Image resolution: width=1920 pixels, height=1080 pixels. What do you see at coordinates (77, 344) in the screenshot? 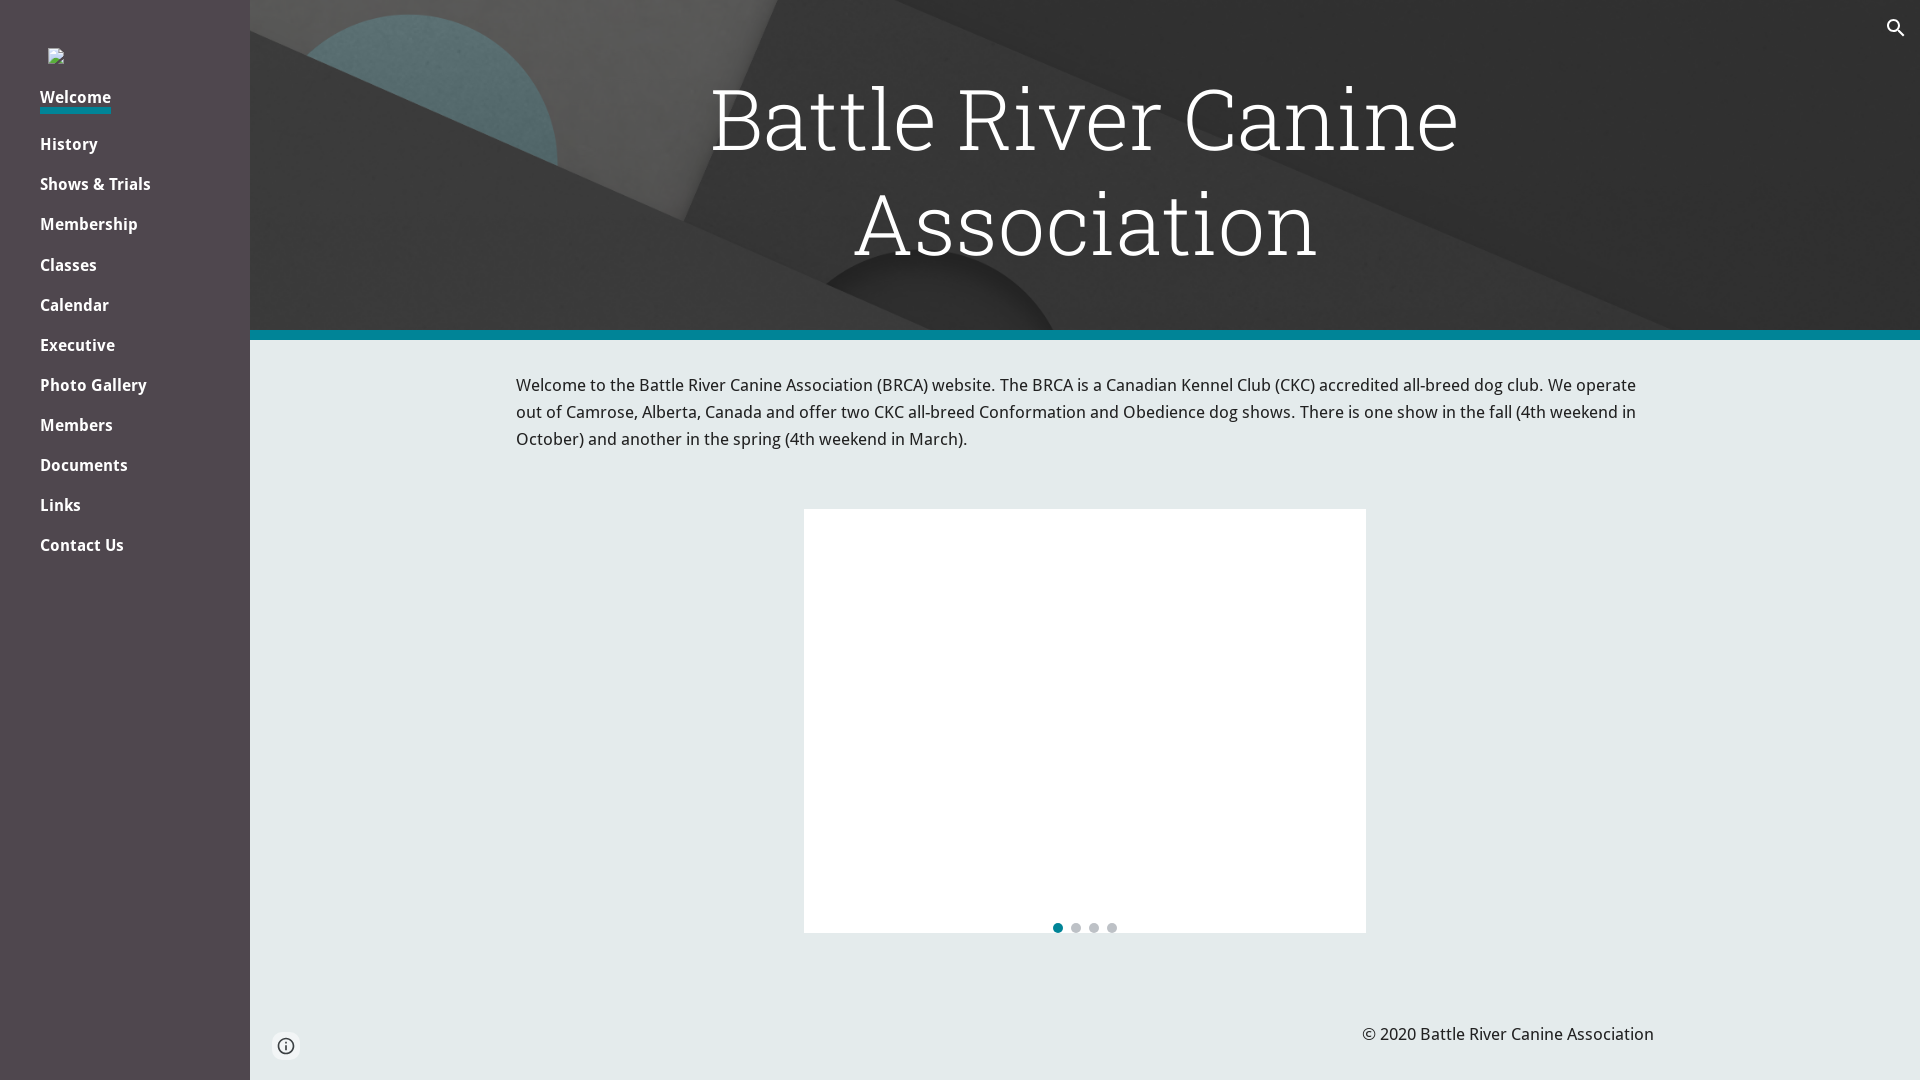
I see `'Executive'` at bounding box center [77, 344].